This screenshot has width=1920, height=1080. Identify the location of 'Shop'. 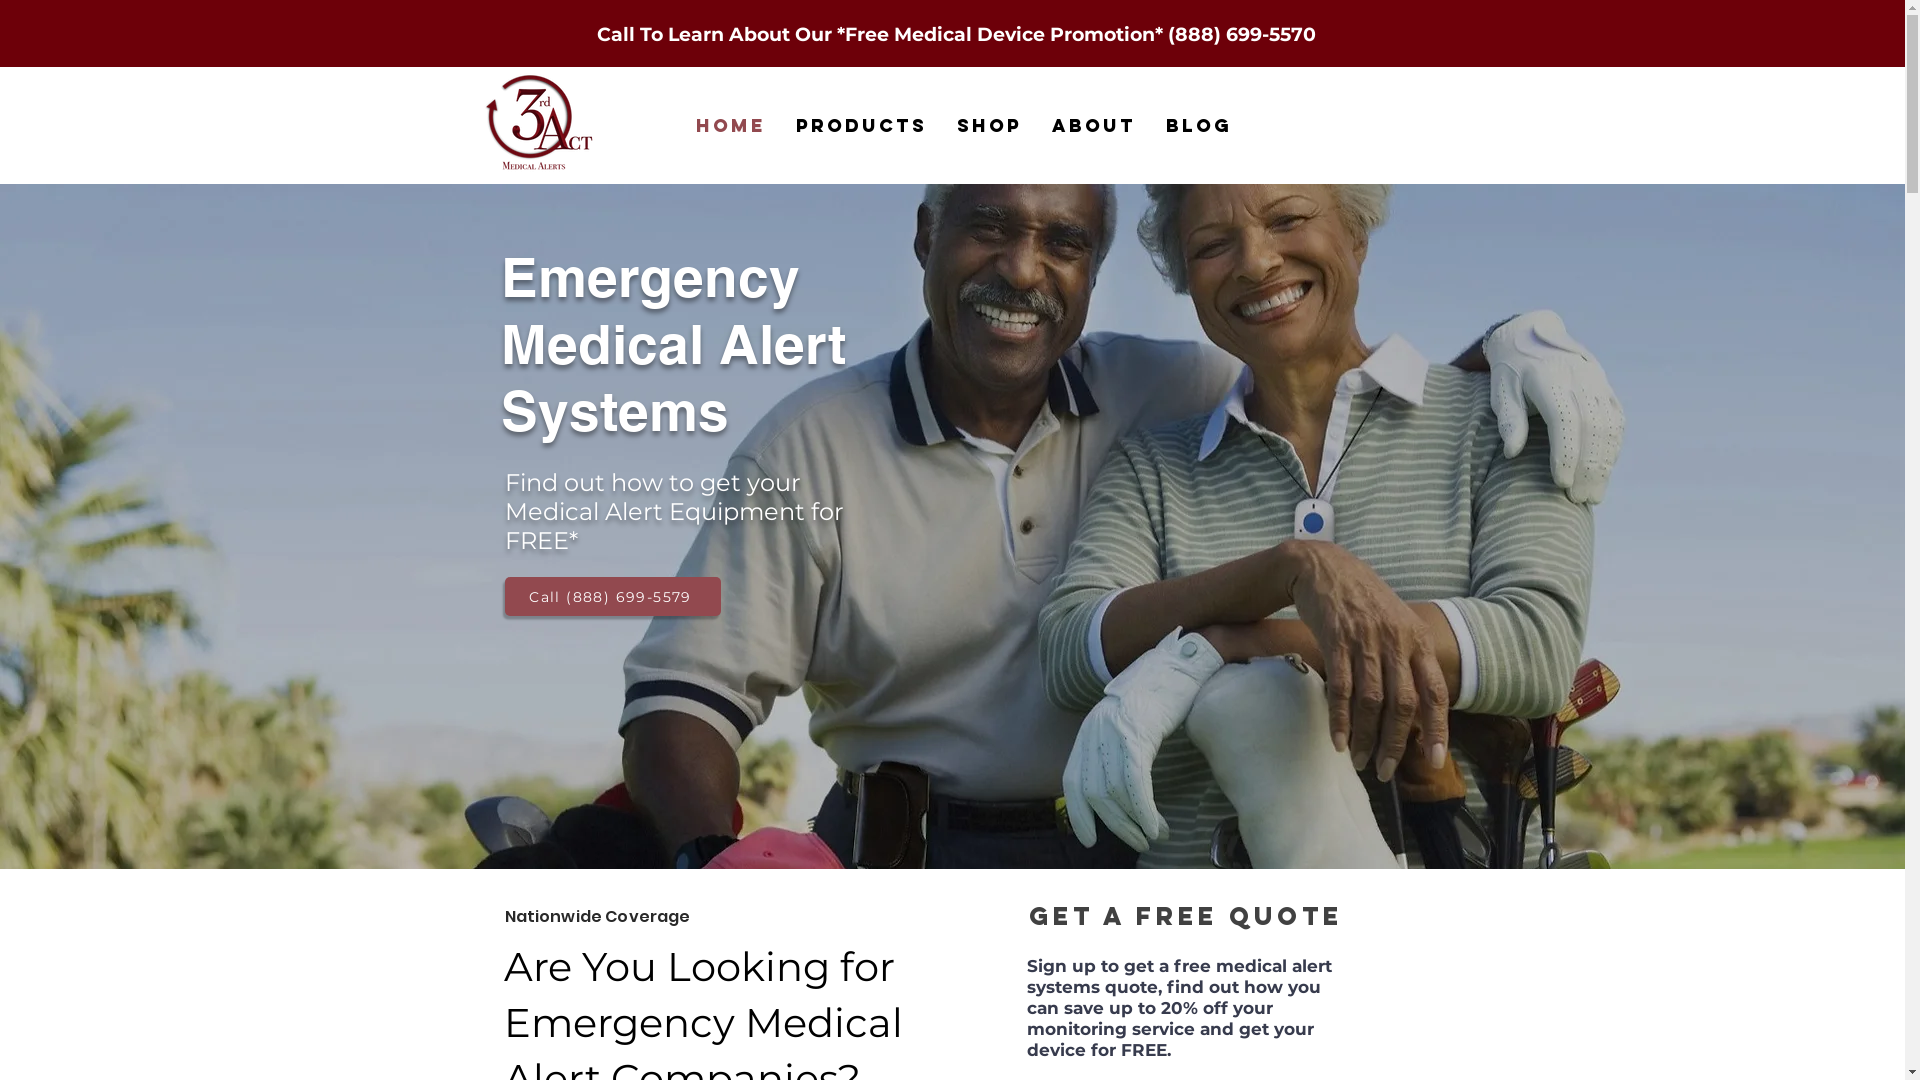
(989, 125).